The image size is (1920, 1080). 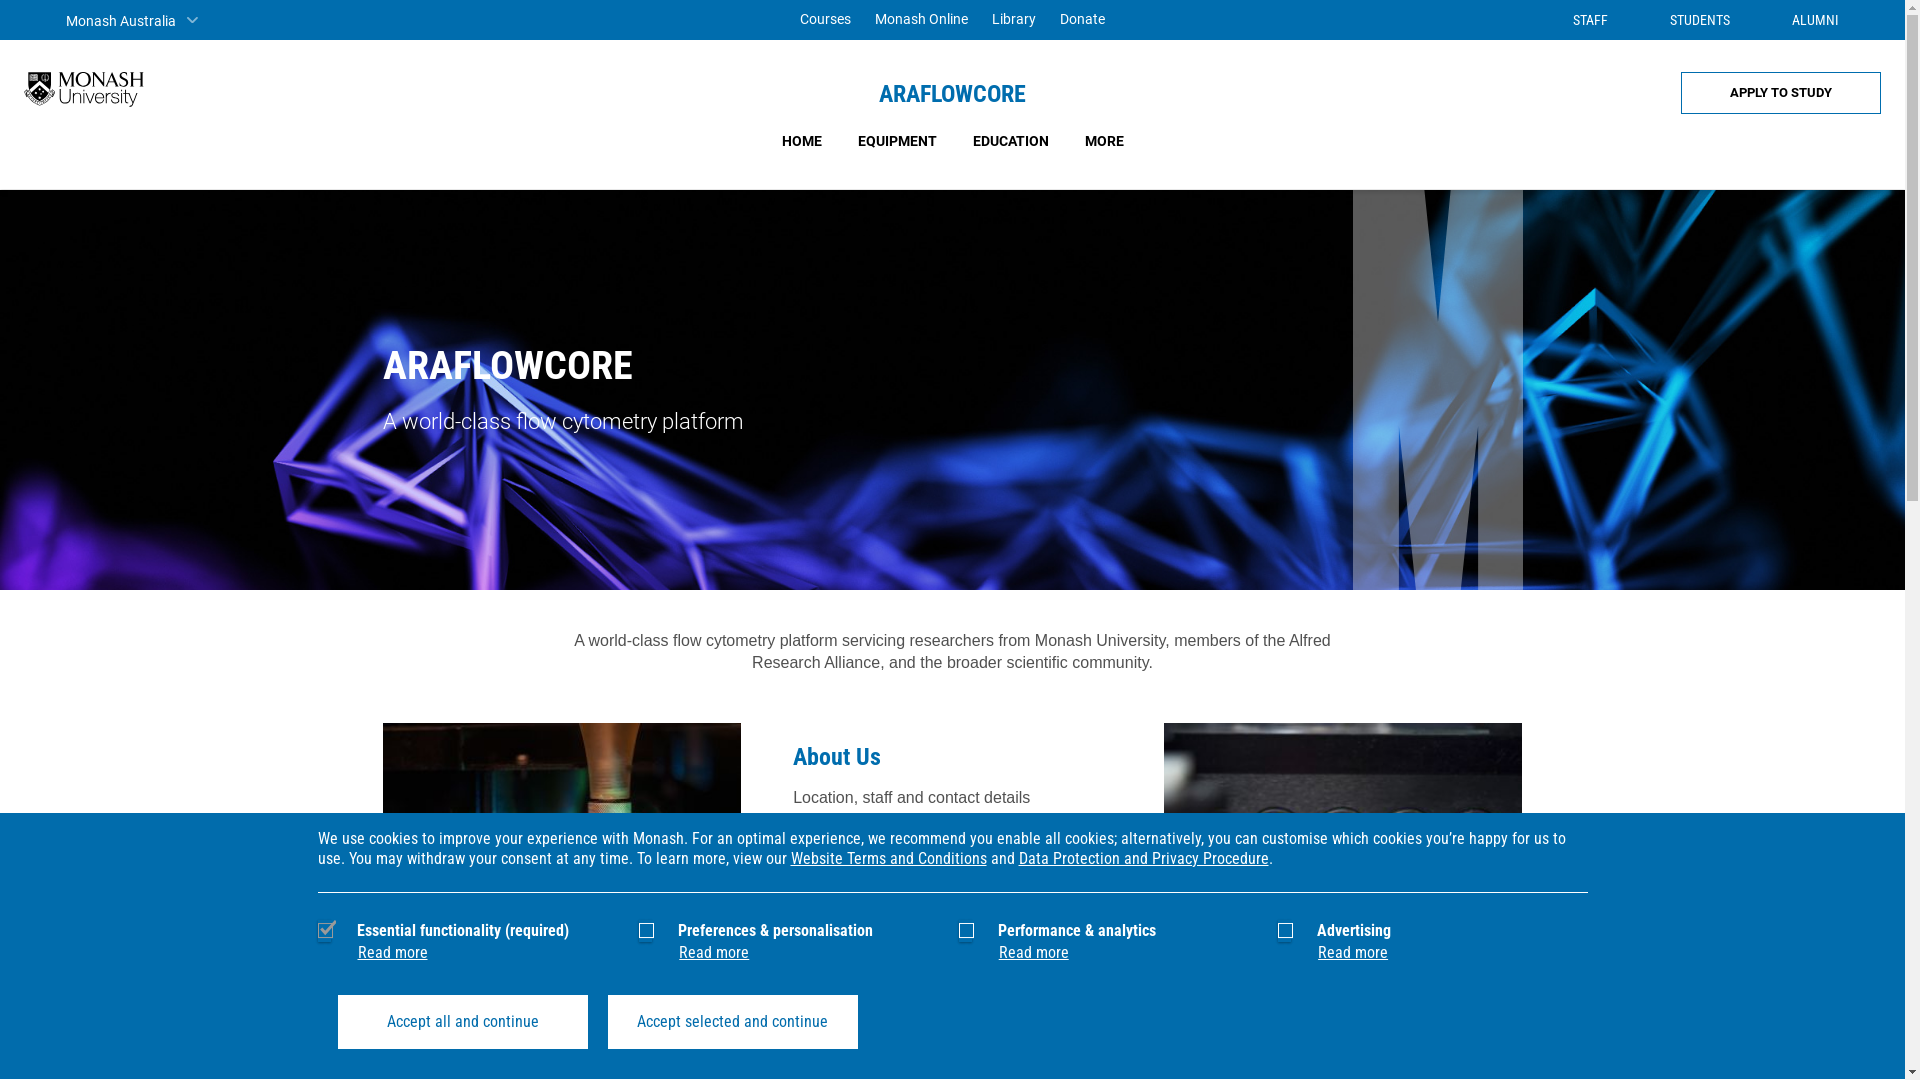 I want to click on 'Monash University', so click(x=82, y=88).